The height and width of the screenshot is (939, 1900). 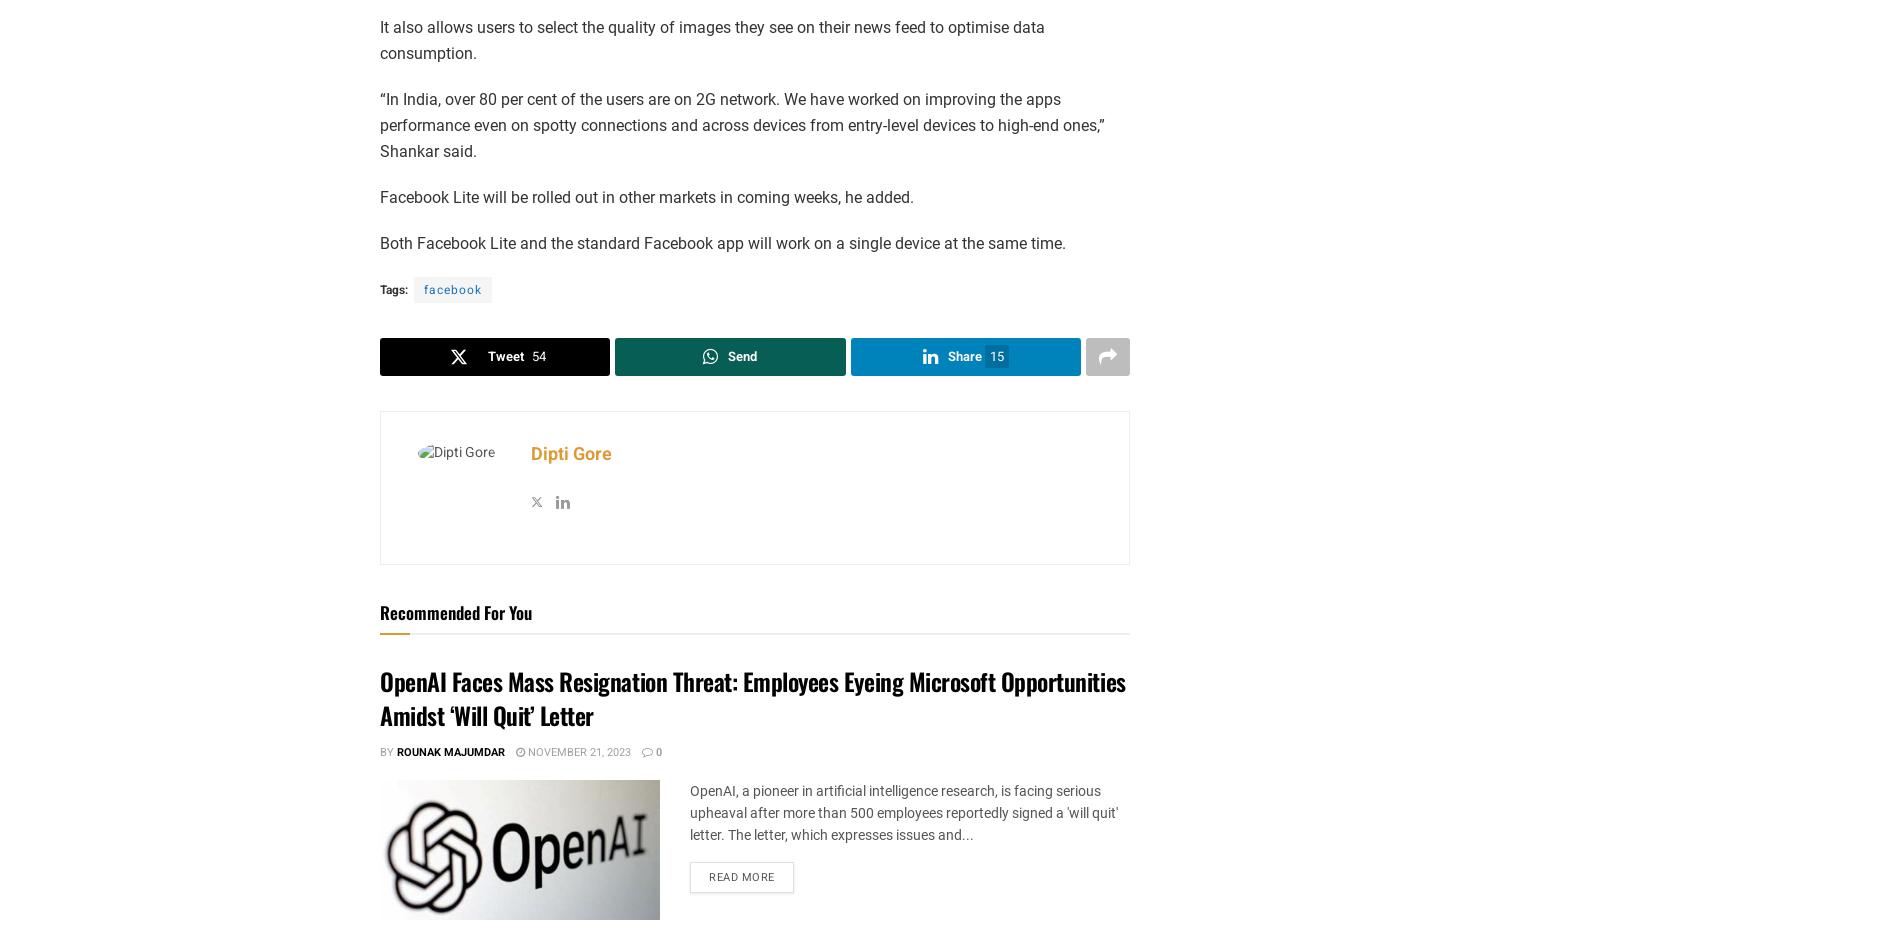 What do you see at coordinates (751, 696) in the screenshot?
I see `'OpenAI Faces Mass Resignation Threat: Employees Eyeing Microsoft Opportunities Amidst ‘Will Quit’ Letter'` at bounding box center [751, 696].